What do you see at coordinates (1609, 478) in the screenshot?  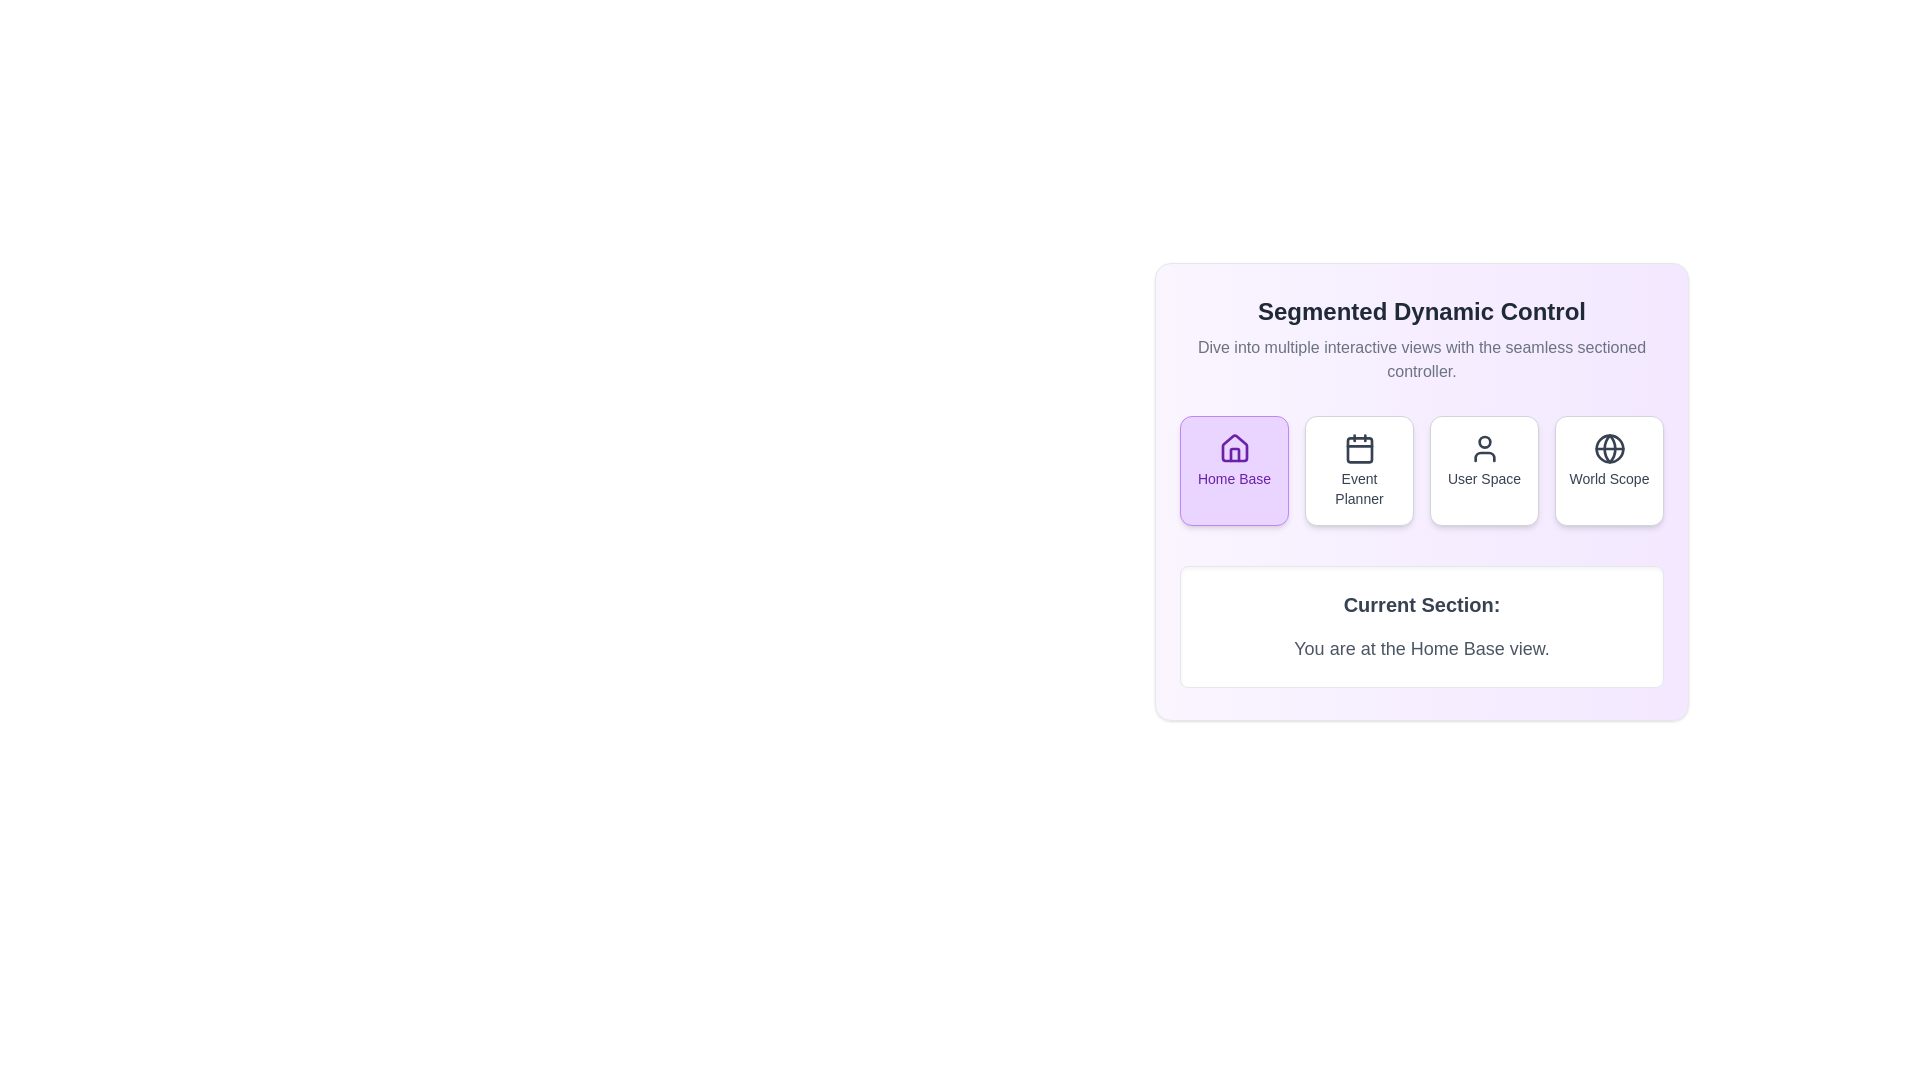 I see `the descriptive text label located in the top right of its button group, positioned below a globe icon` at bounding box center [1609, 478].